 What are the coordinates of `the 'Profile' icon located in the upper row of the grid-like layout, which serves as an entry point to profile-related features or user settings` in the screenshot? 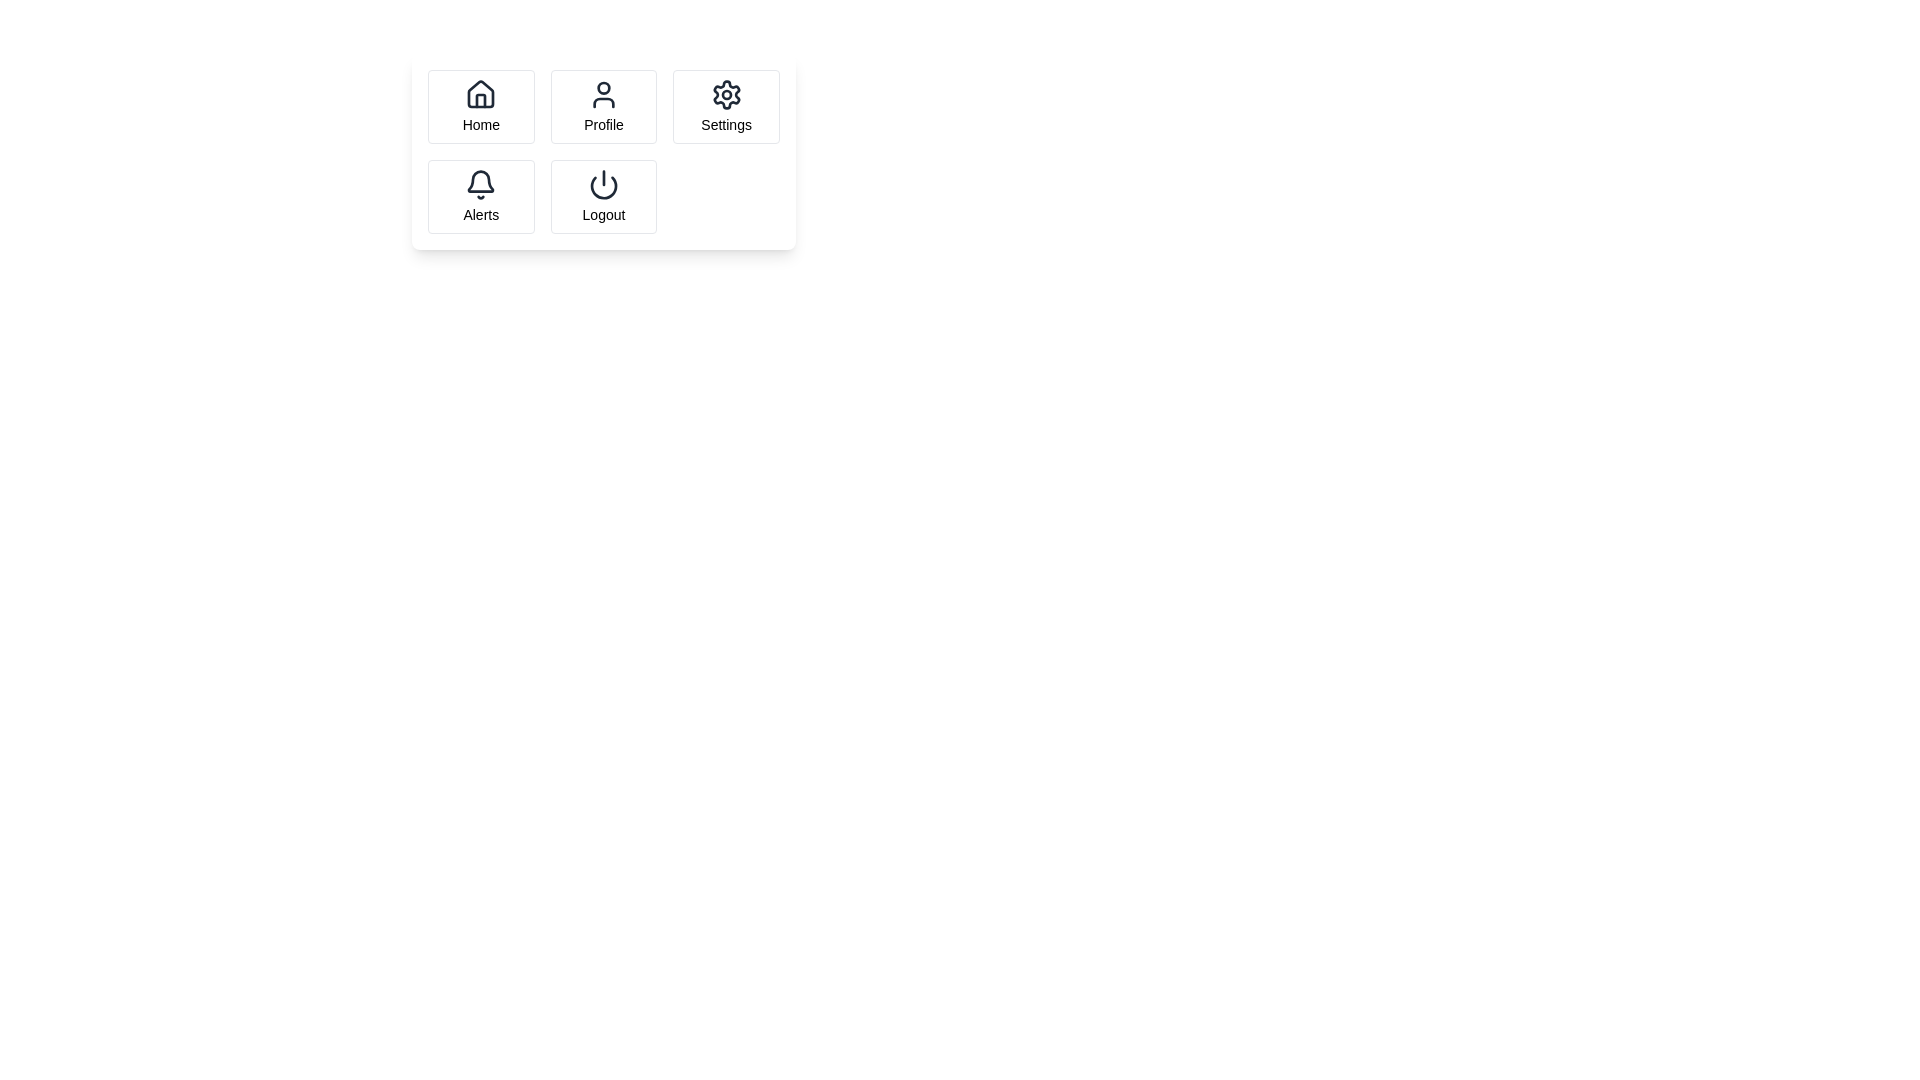 It's located at (603, 95).